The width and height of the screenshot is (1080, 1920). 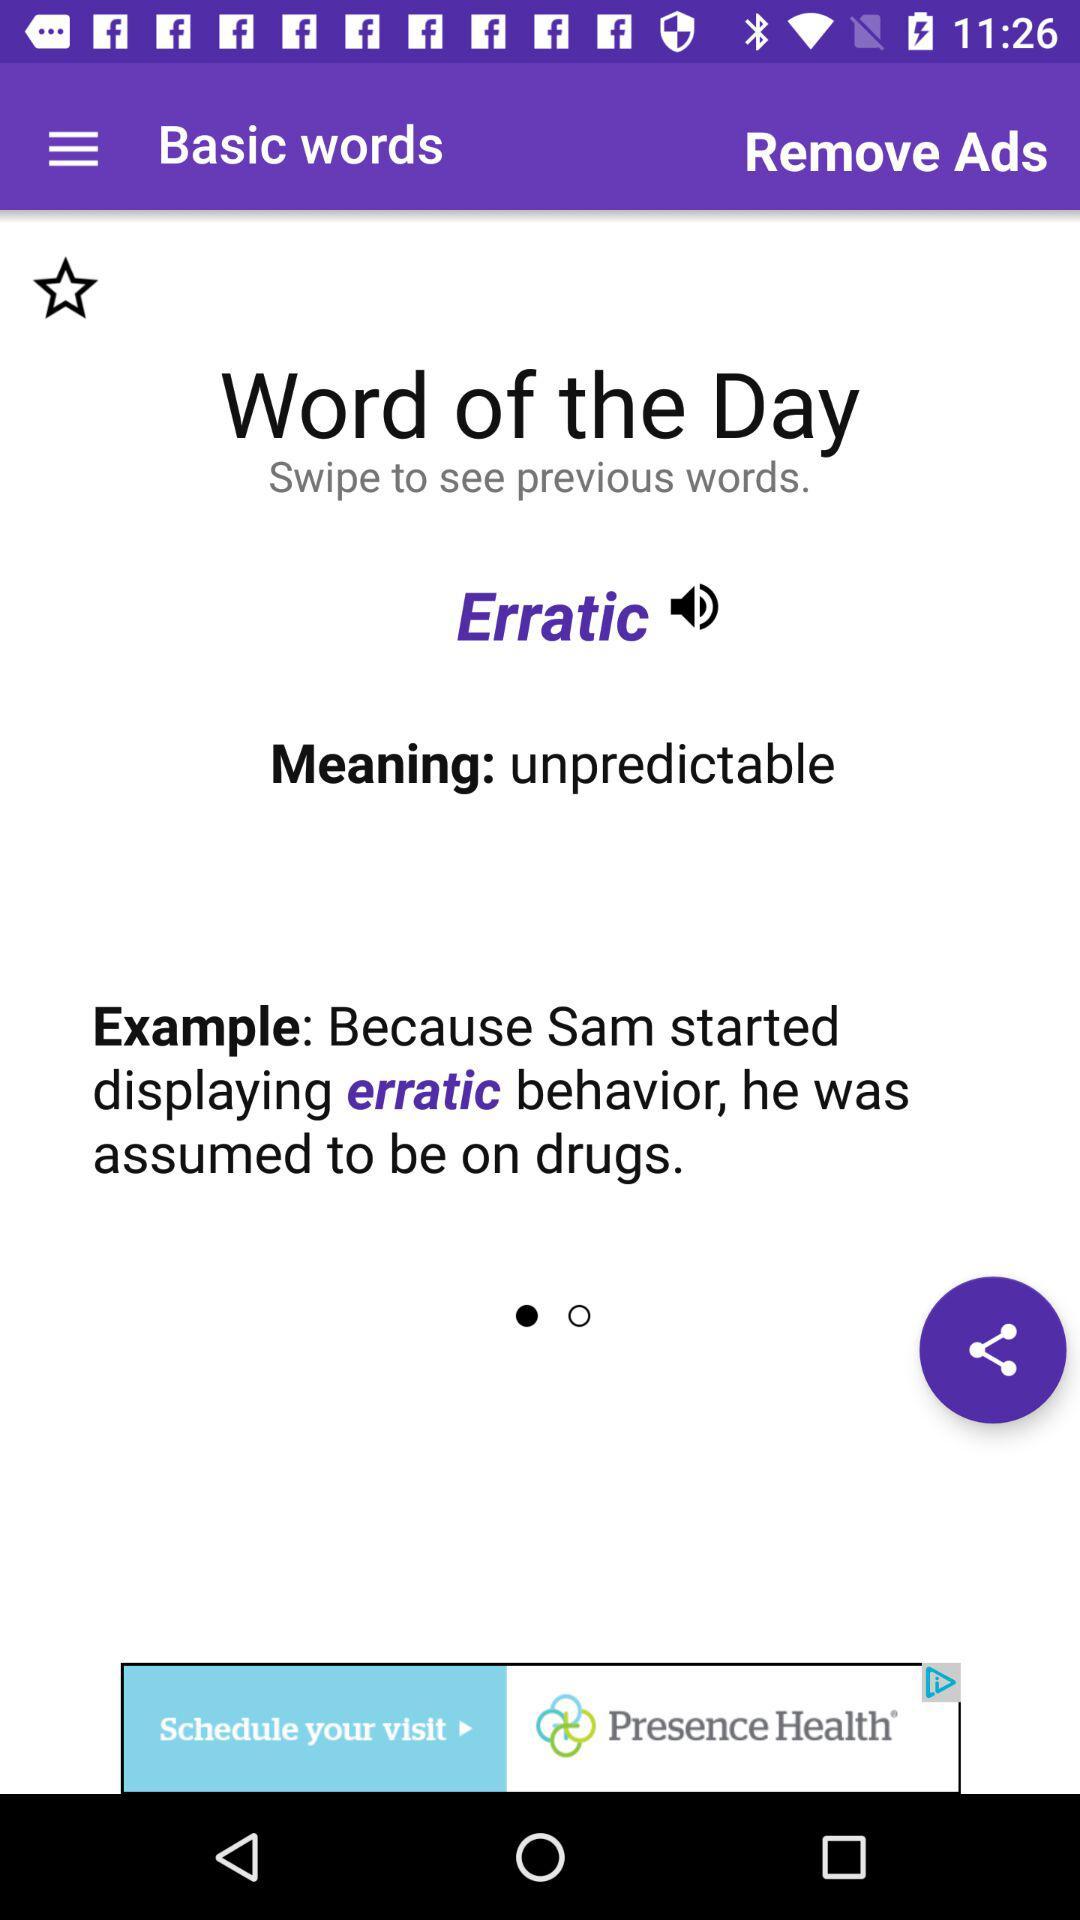 What do you see at coordinates (992, 1349) in the screenshot?
I see `share` at bounding box center [992, 1349].